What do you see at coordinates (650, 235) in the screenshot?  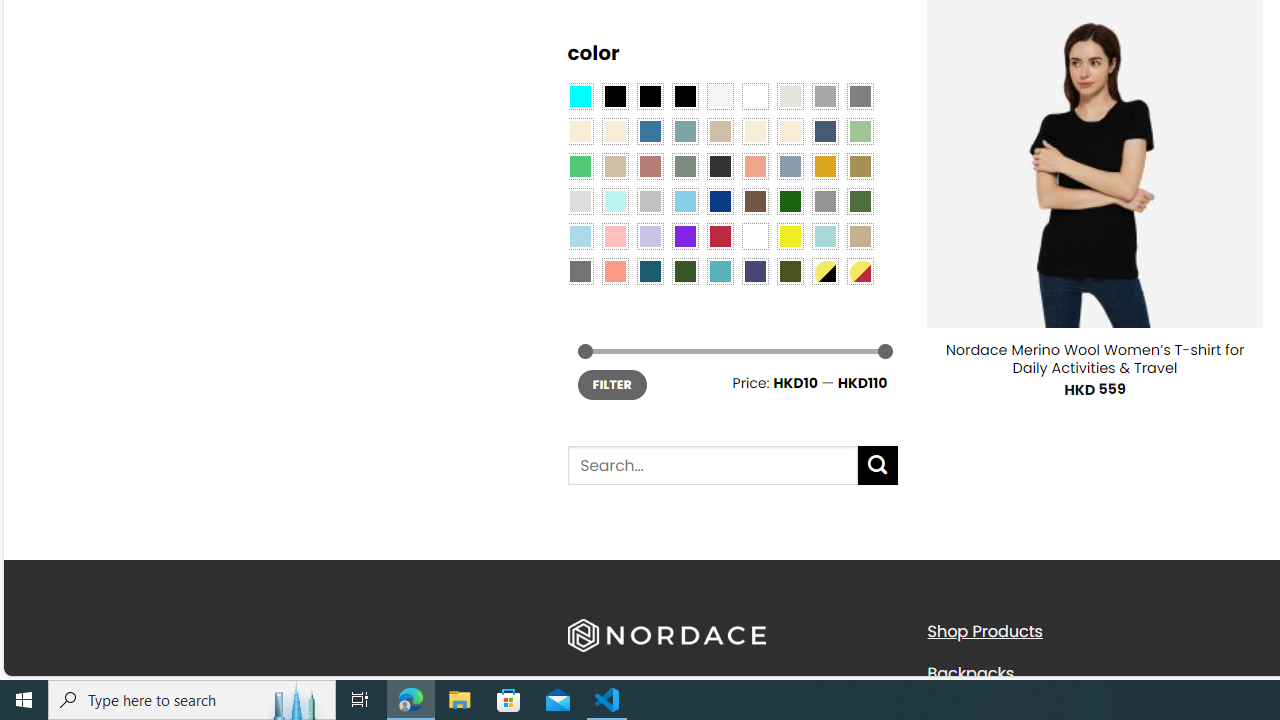 I see `'Light Purple'` at bounding box center [650, 235].